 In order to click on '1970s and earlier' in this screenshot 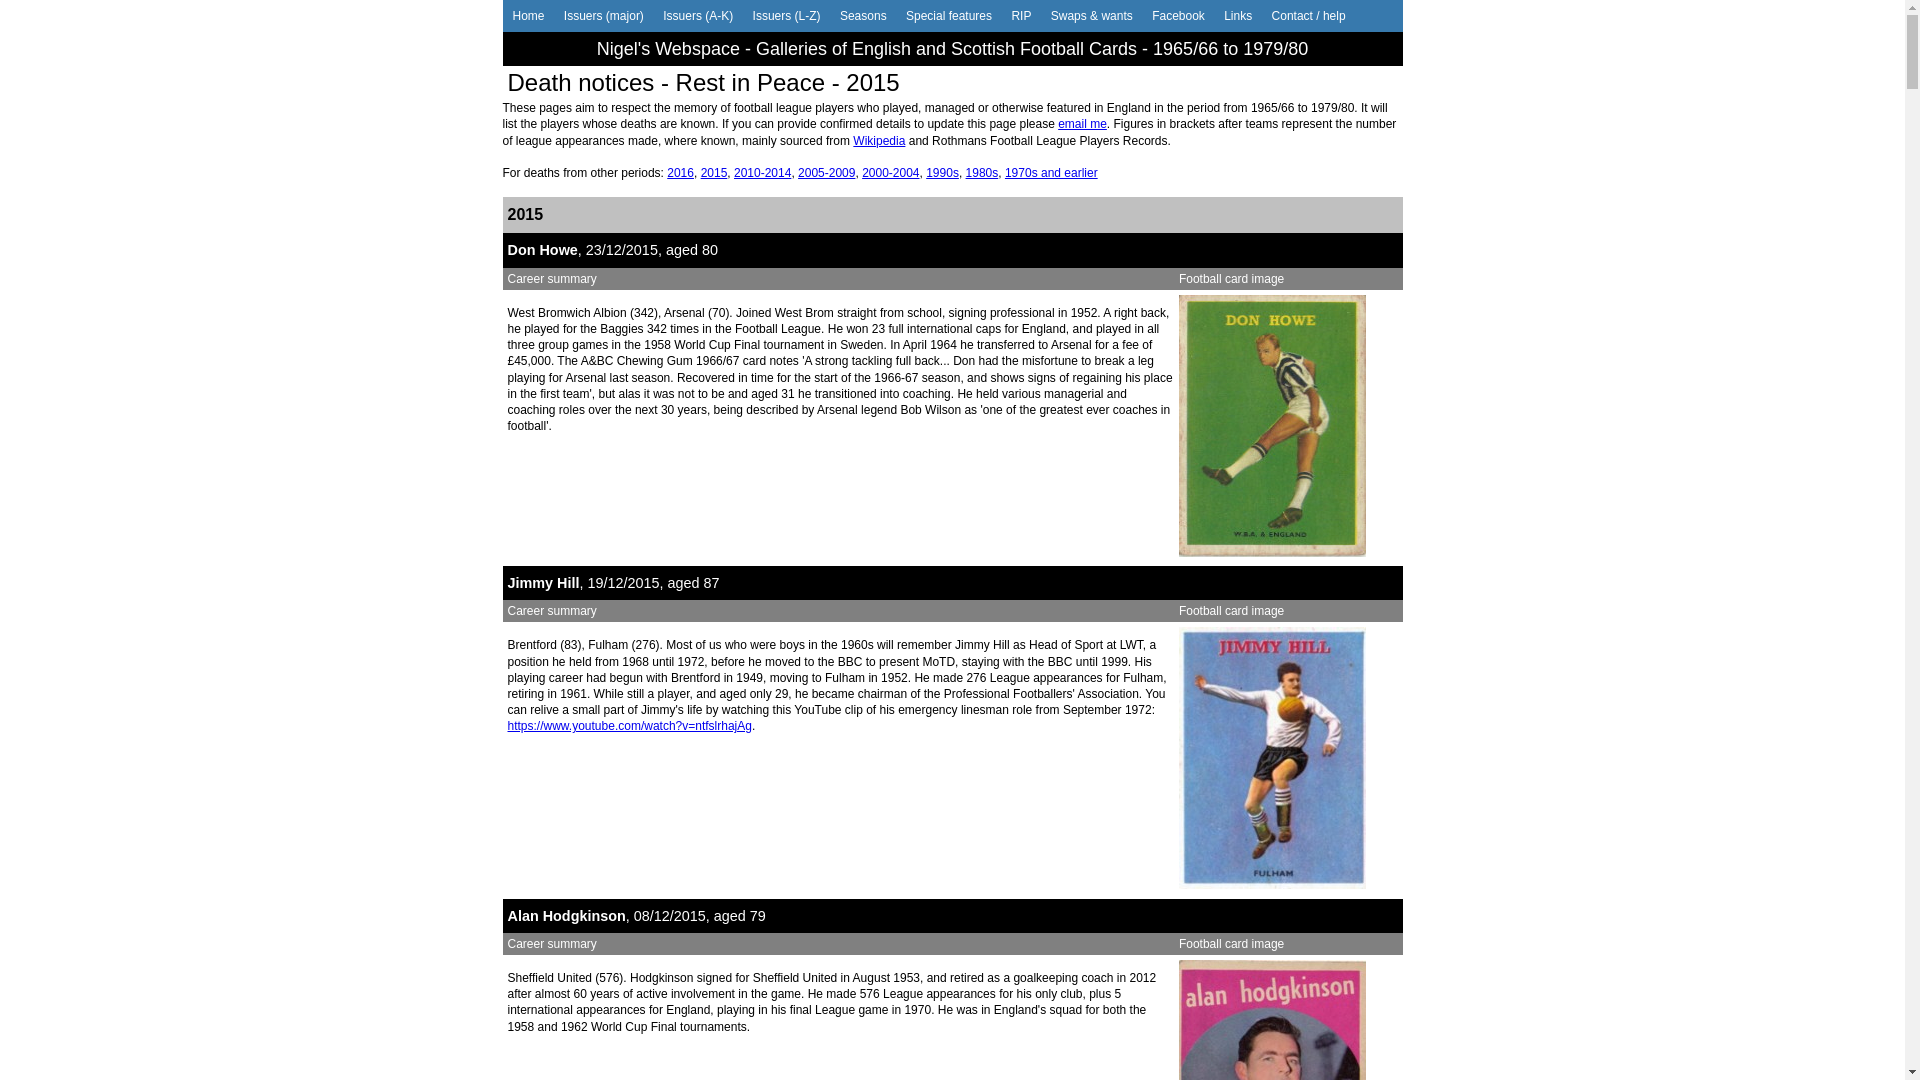, I will do `click(1050, 172)`.